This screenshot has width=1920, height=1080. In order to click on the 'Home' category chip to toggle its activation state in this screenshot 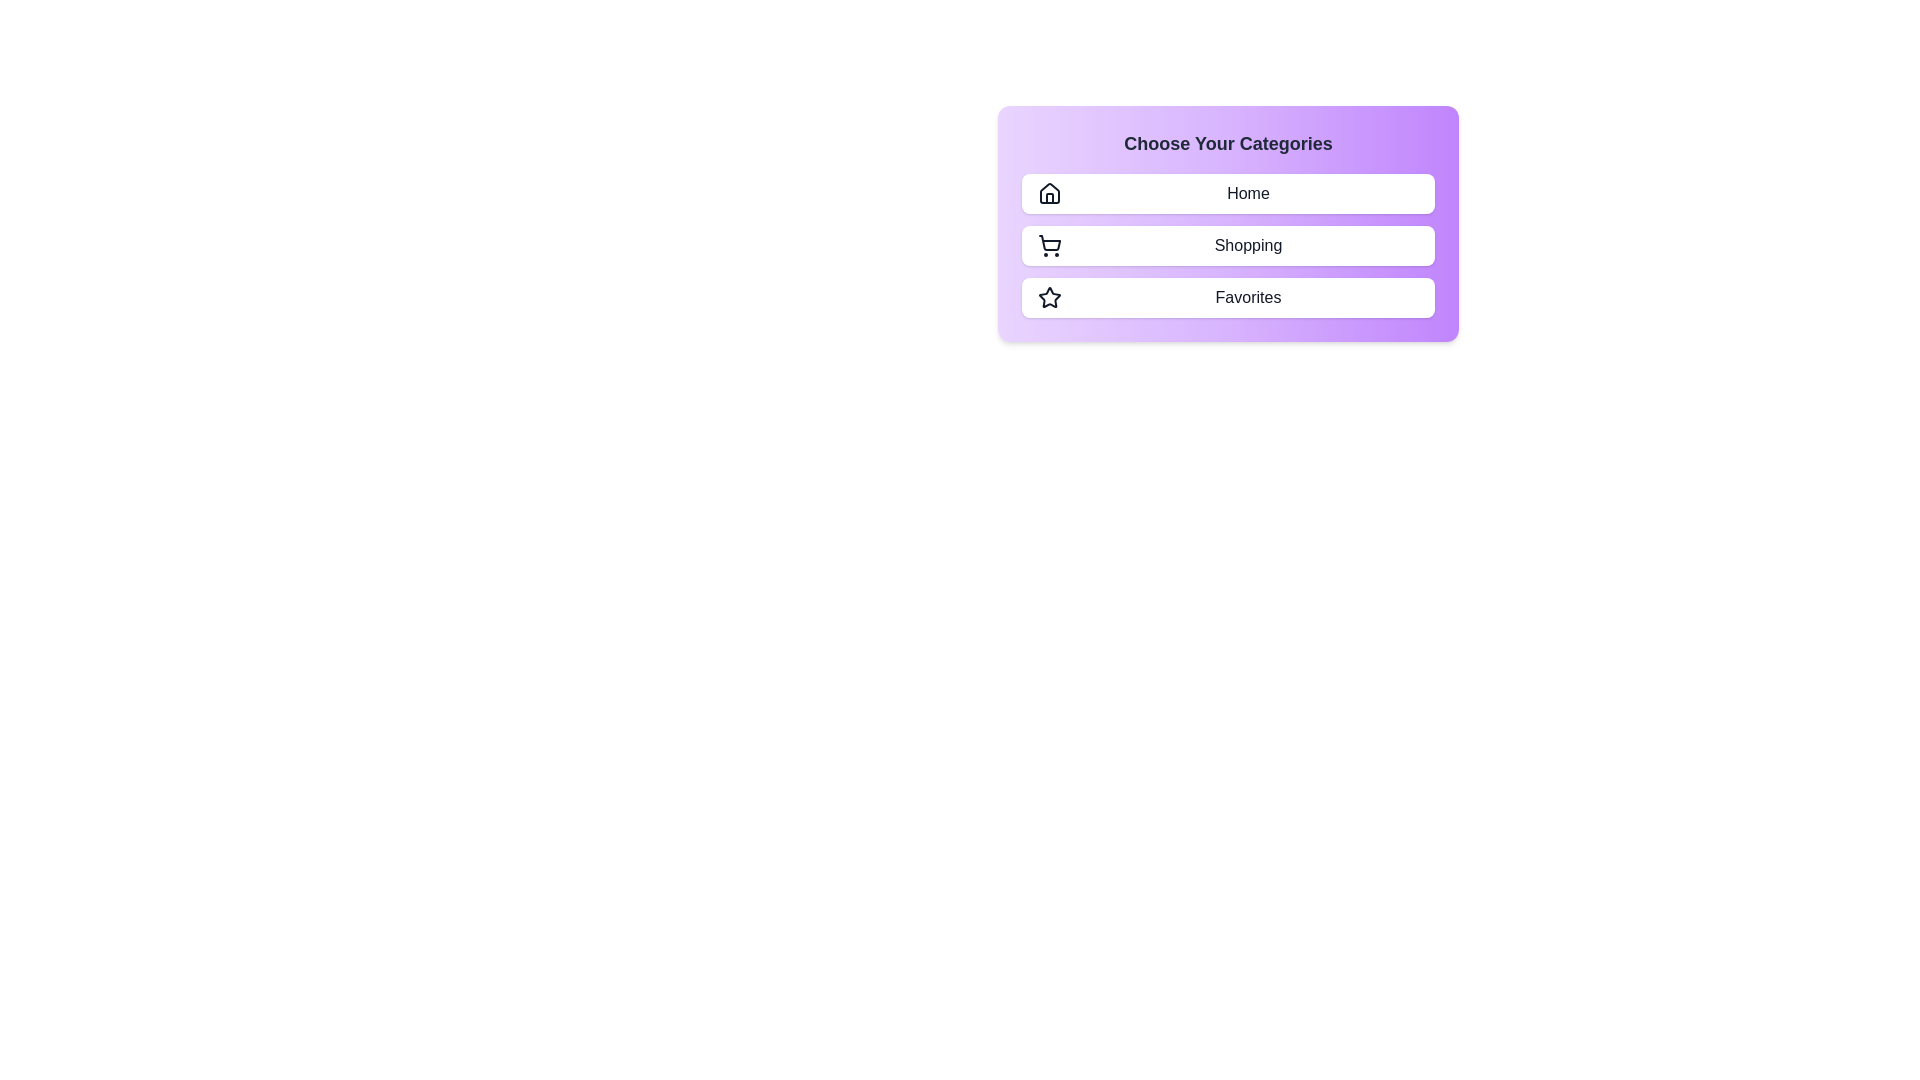, I will do `click(1227, 193)`.